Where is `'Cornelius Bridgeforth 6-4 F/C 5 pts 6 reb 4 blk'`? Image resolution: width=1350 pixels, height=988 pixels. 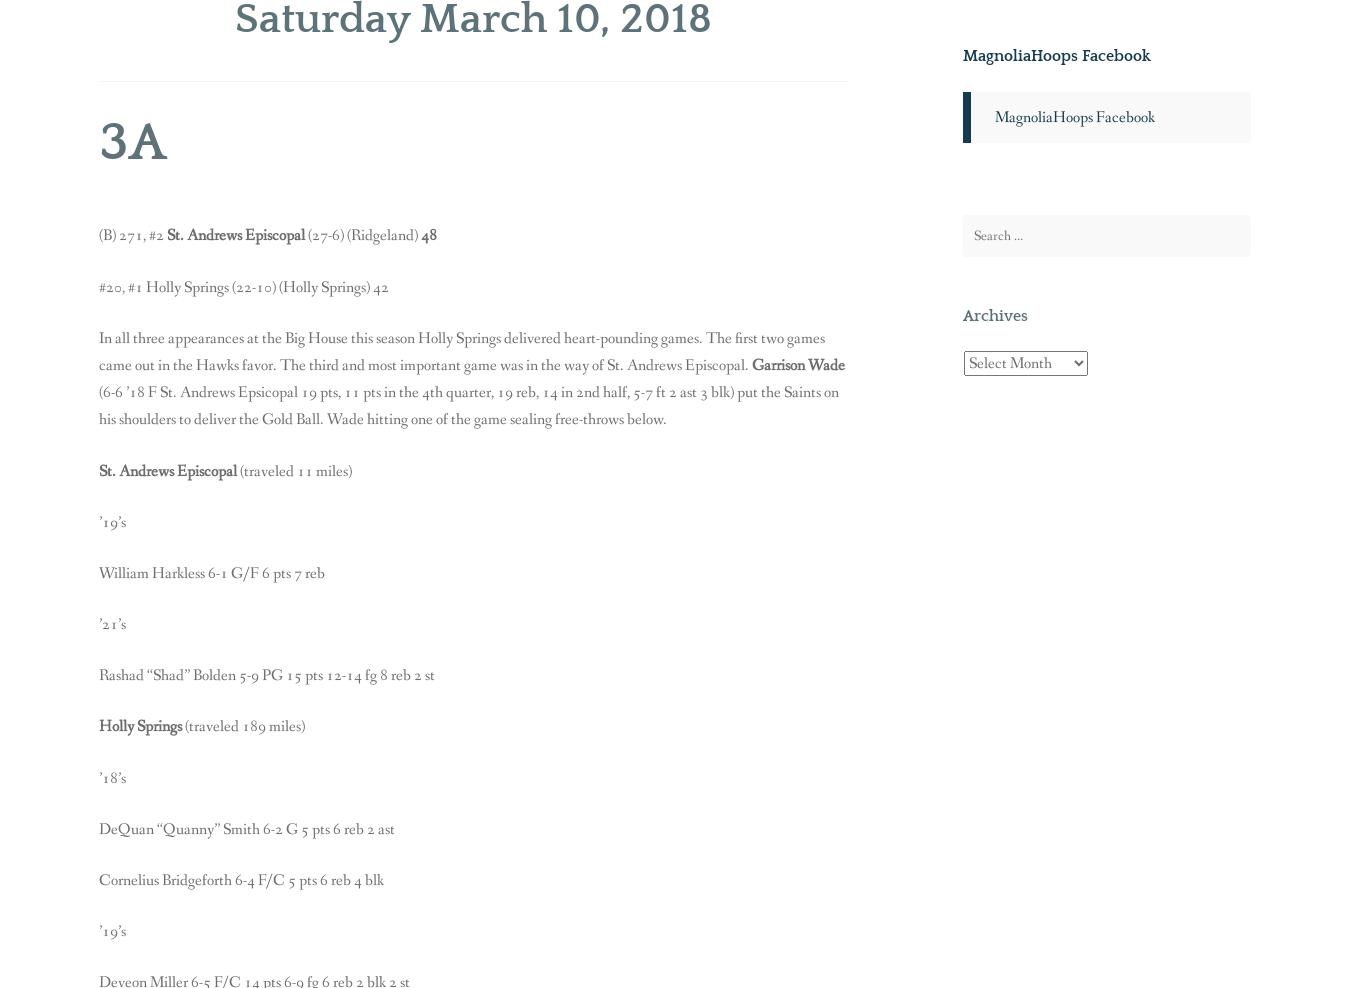
'Cornelius Bridgeforth 6-4 F/C 5 pts 6 reb 4 blk' is located at coordinates (240, 879).